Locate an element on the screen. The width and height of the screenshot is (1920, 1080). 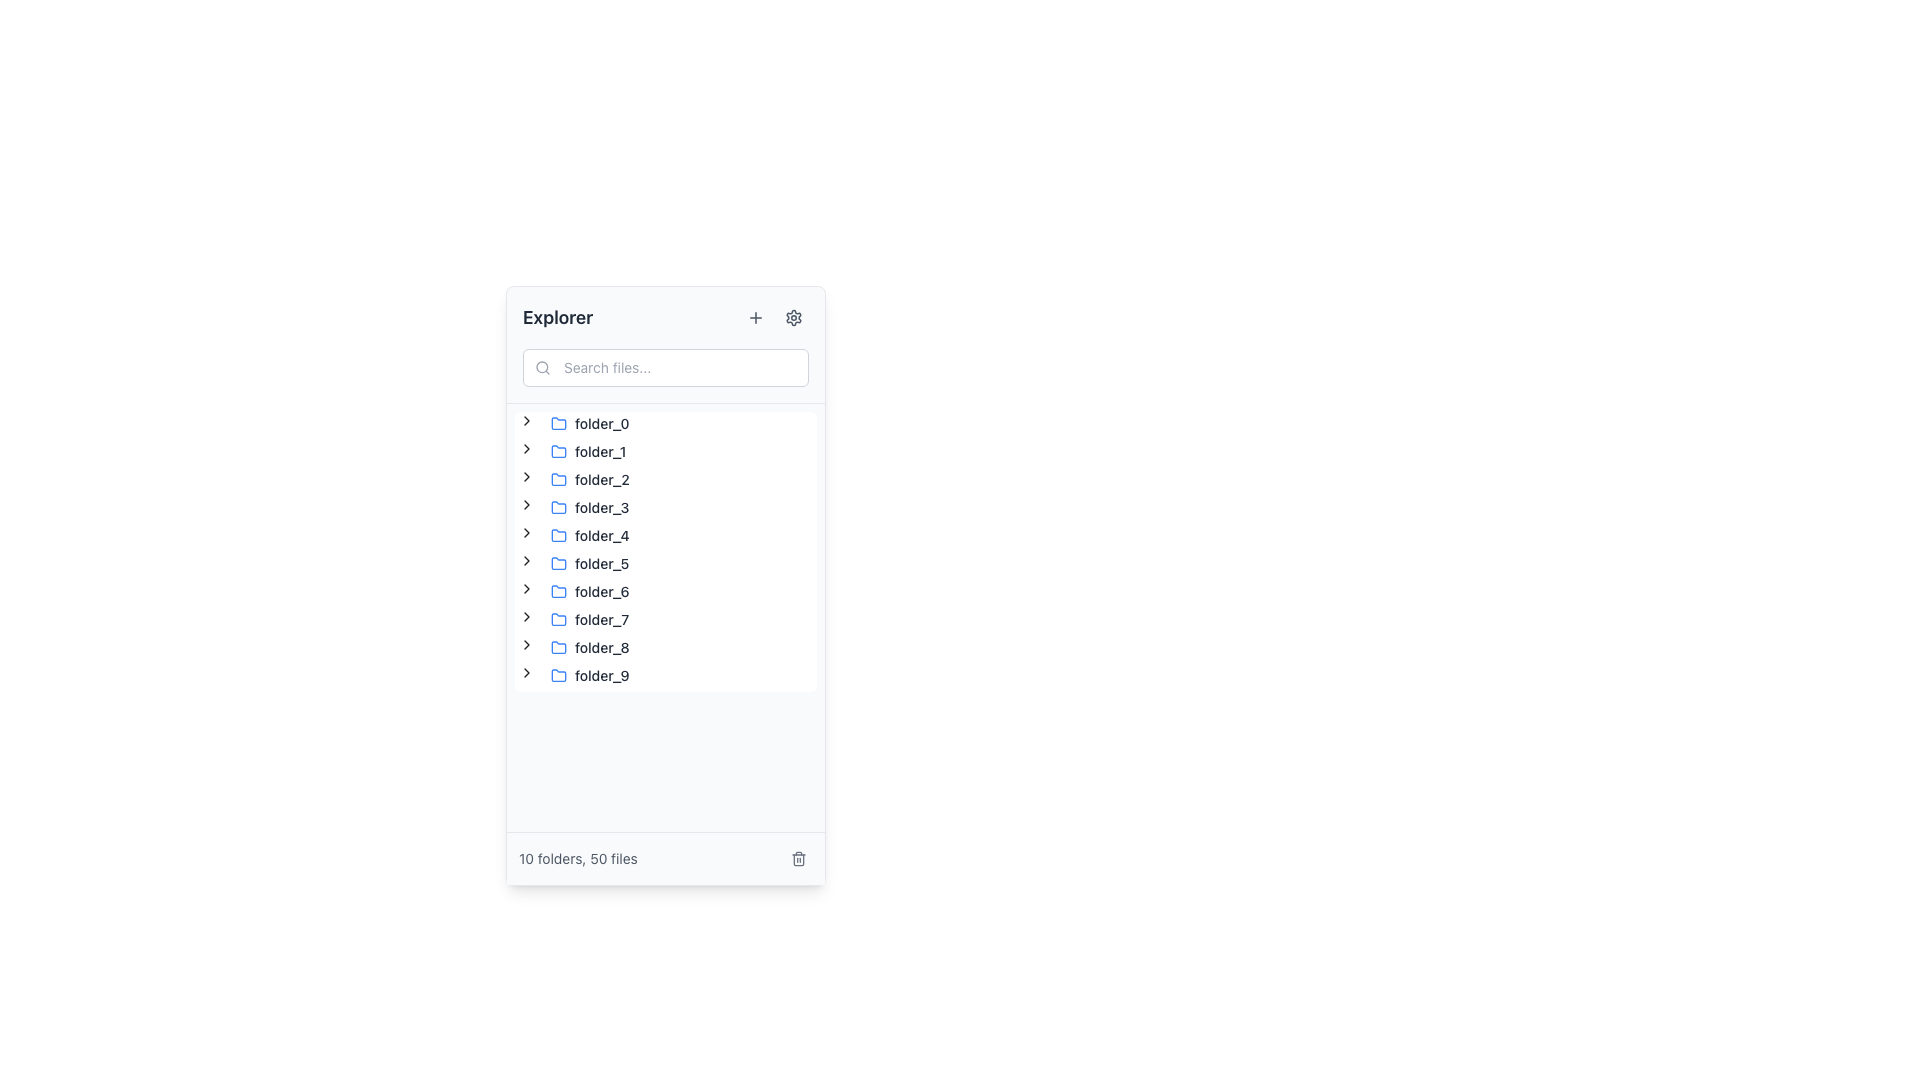
the search functionality by clicking the decorative circle icon within the Explorer's search bar is located at coordinates (542, 367).